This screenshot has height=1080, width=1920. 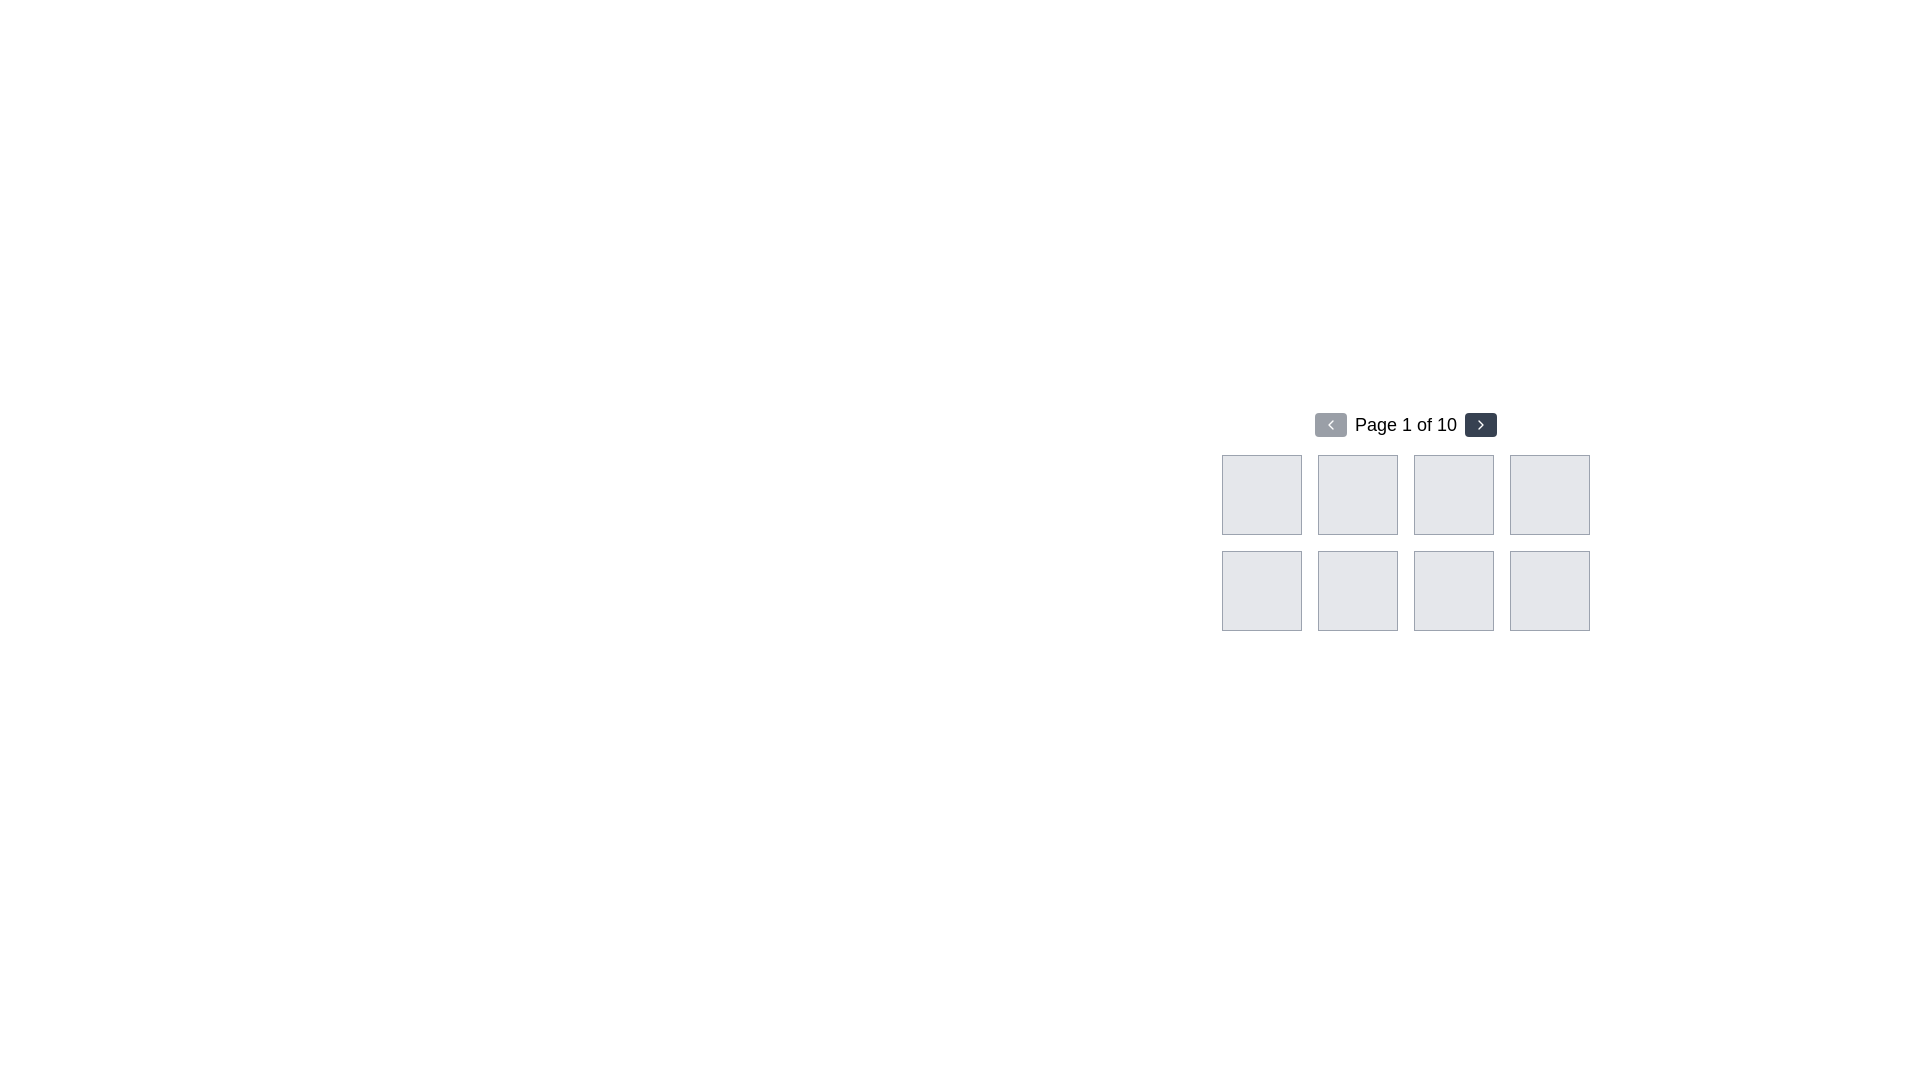 I want to click on the third box in the first row of a 4x2 grid layout, positioned near the upper-right section of the interface, so click(x=1454, y=494).